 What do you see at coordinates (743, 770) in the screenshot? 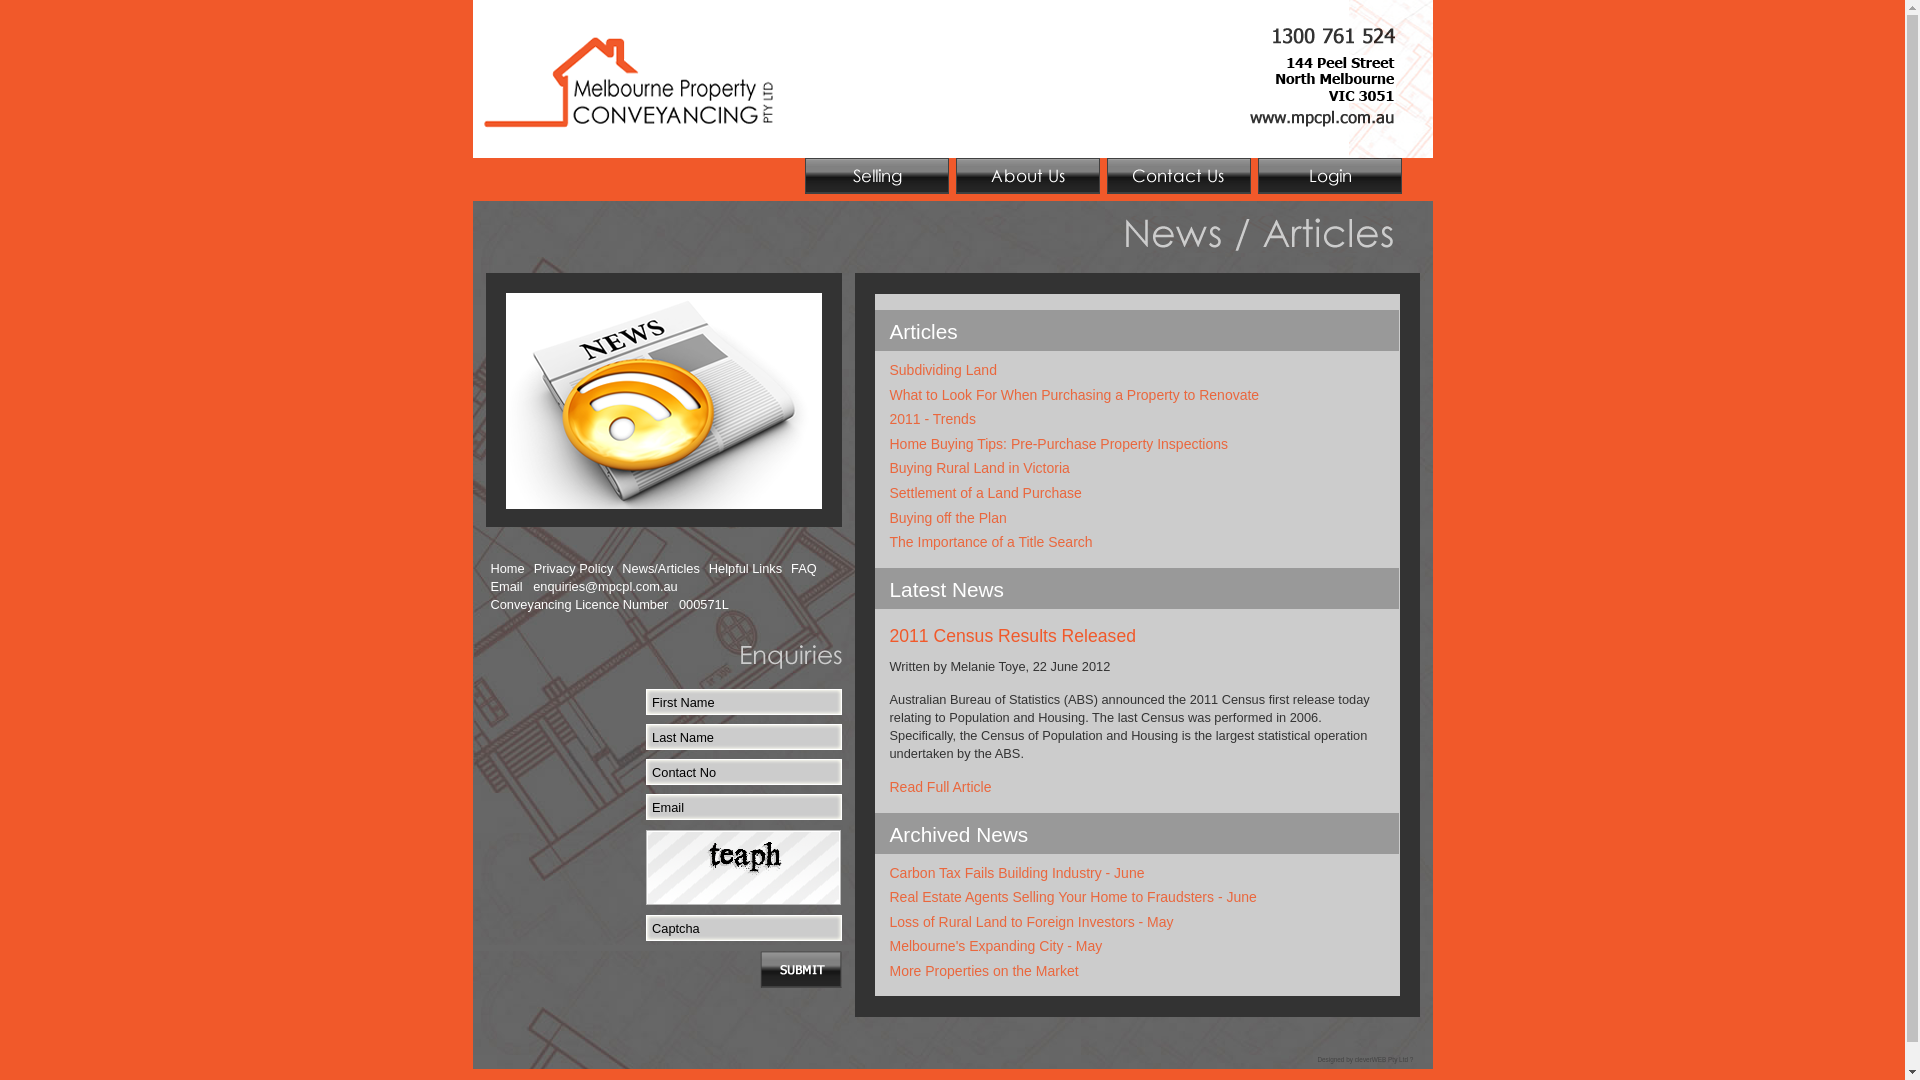
I see `' Contact No'` at bounding box center [743, 770].